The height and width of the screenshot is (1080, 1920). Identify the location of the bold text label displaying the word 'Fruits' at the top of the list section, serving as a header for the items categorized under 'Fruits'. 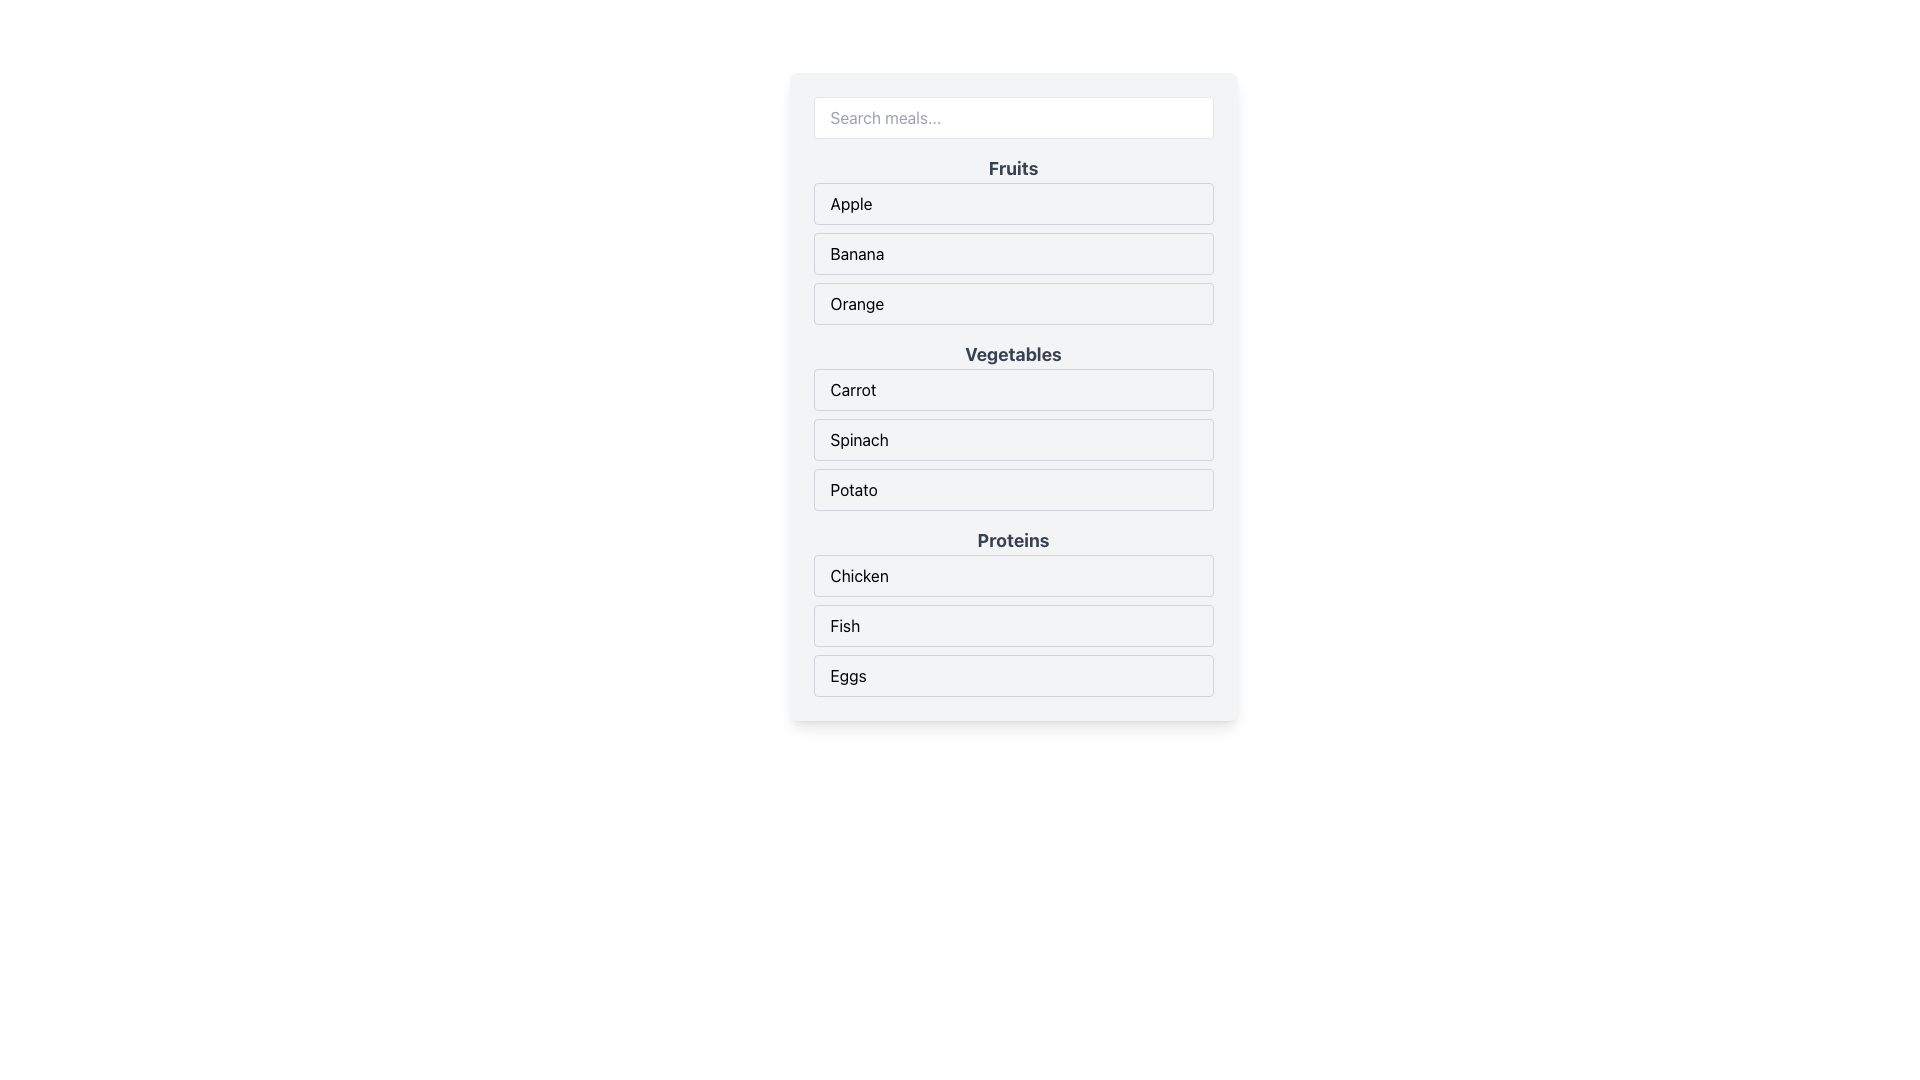
(1013, 168).